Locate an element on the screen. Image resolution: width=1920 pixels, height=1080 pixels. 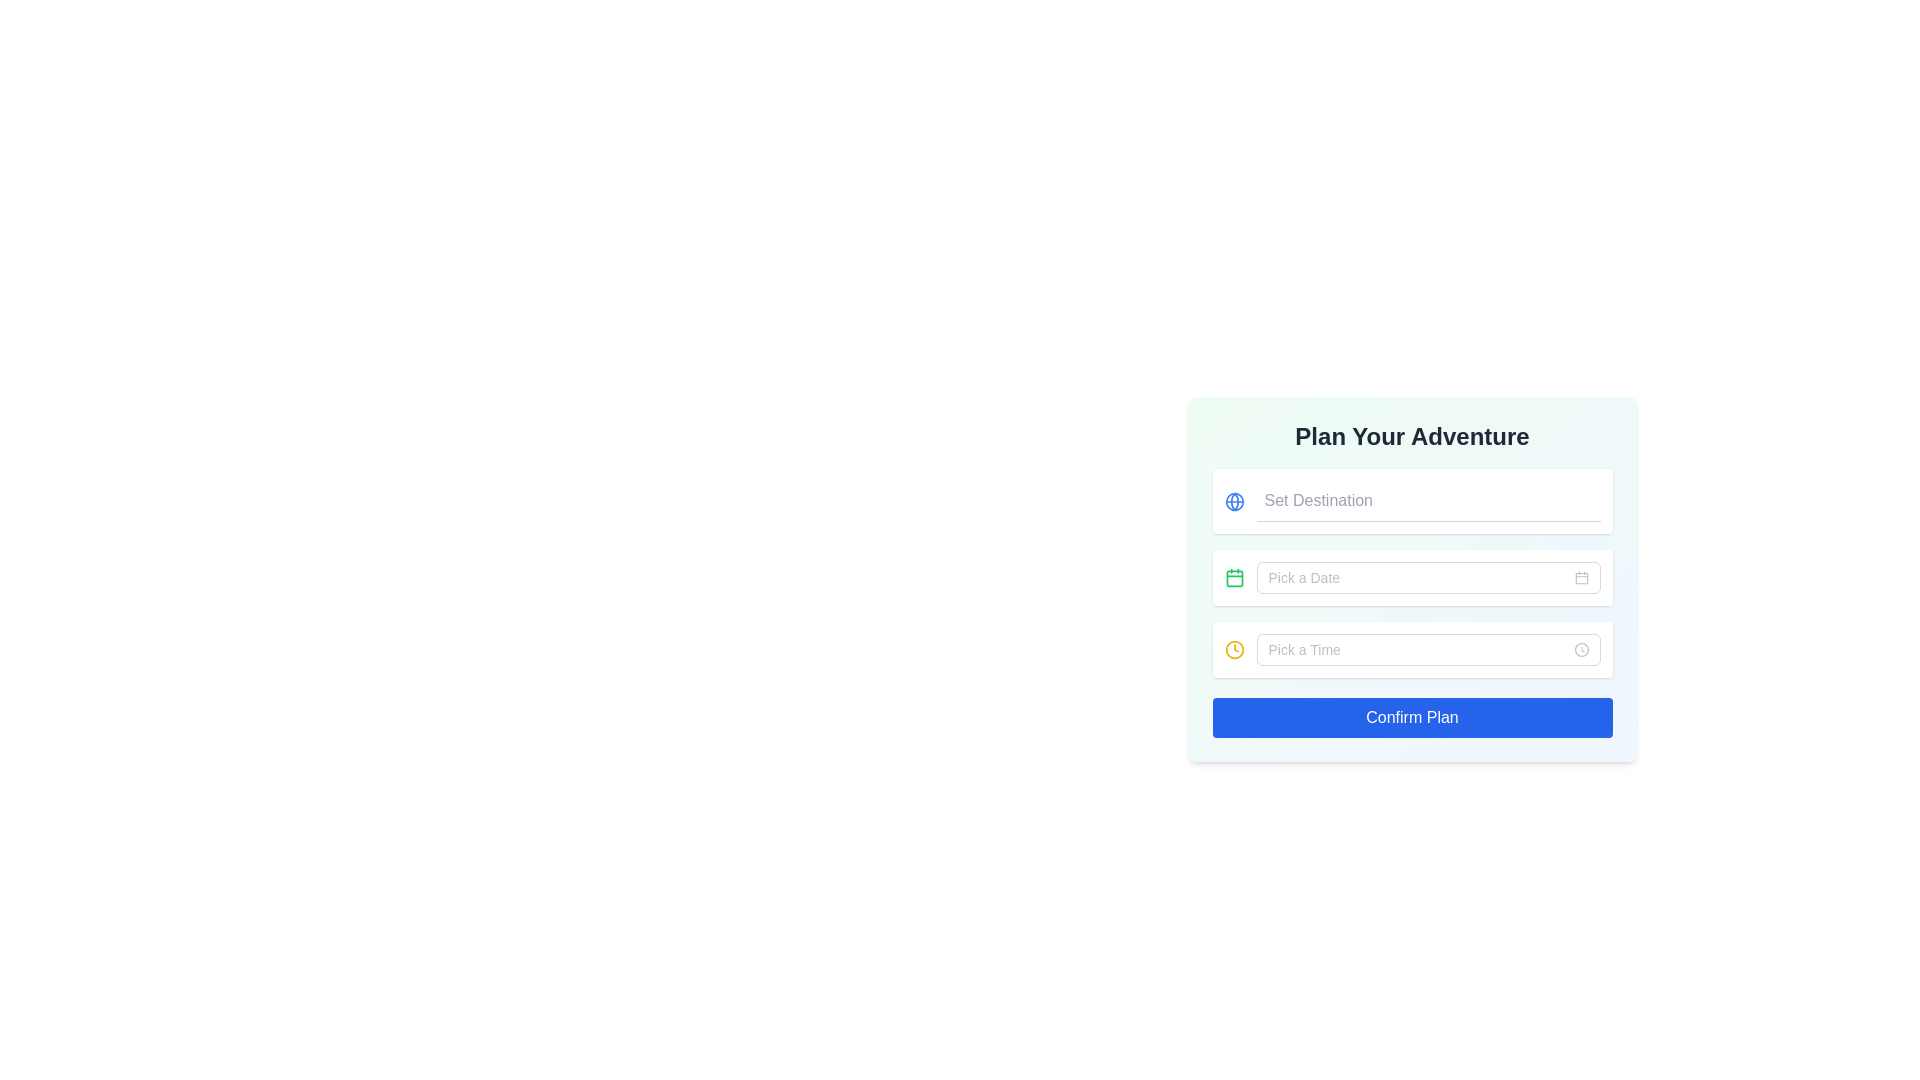
the globe icon that represents geography or travel, located to the left of the 'Set Destination' text input field is located at coordinates (1233, 500).